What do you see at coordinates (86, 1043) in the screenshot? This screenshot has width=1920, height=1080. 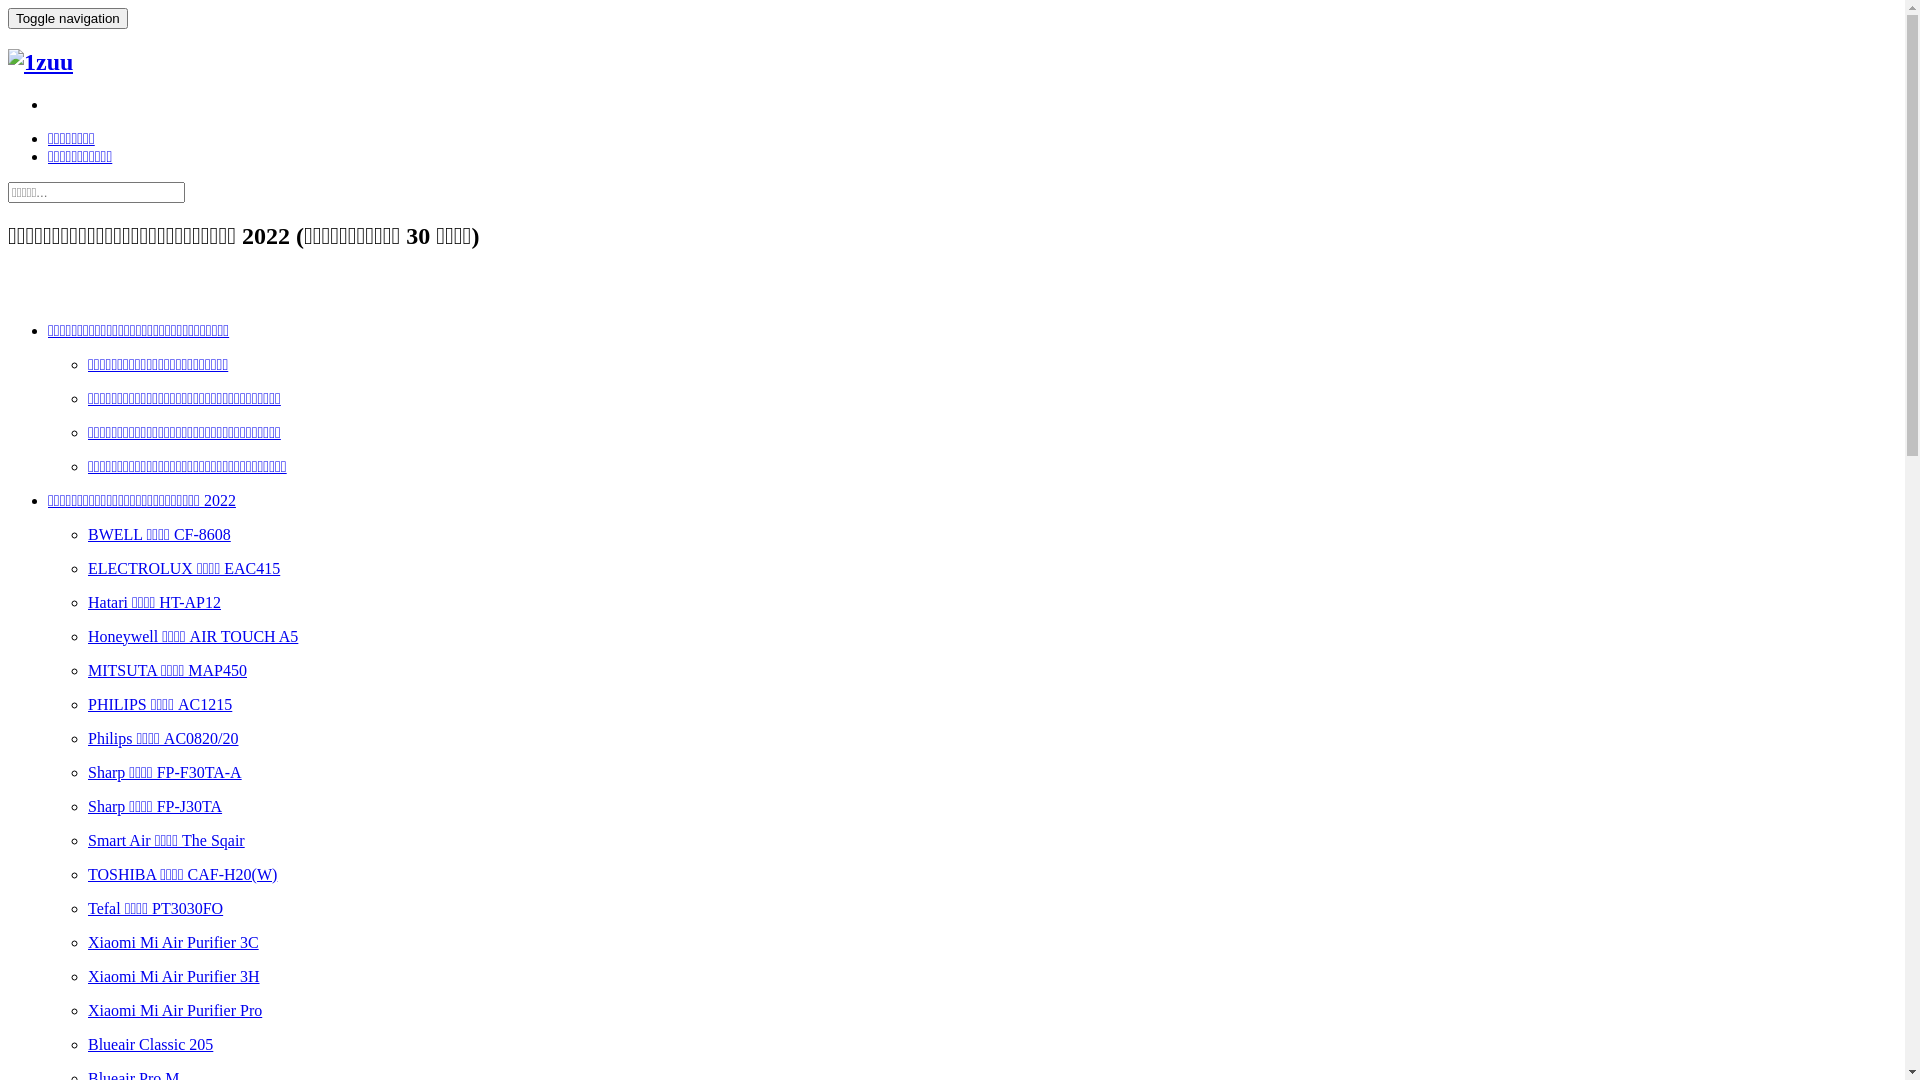 I see `'Blueair Classic 205'` at bounding box center [86, 1043].